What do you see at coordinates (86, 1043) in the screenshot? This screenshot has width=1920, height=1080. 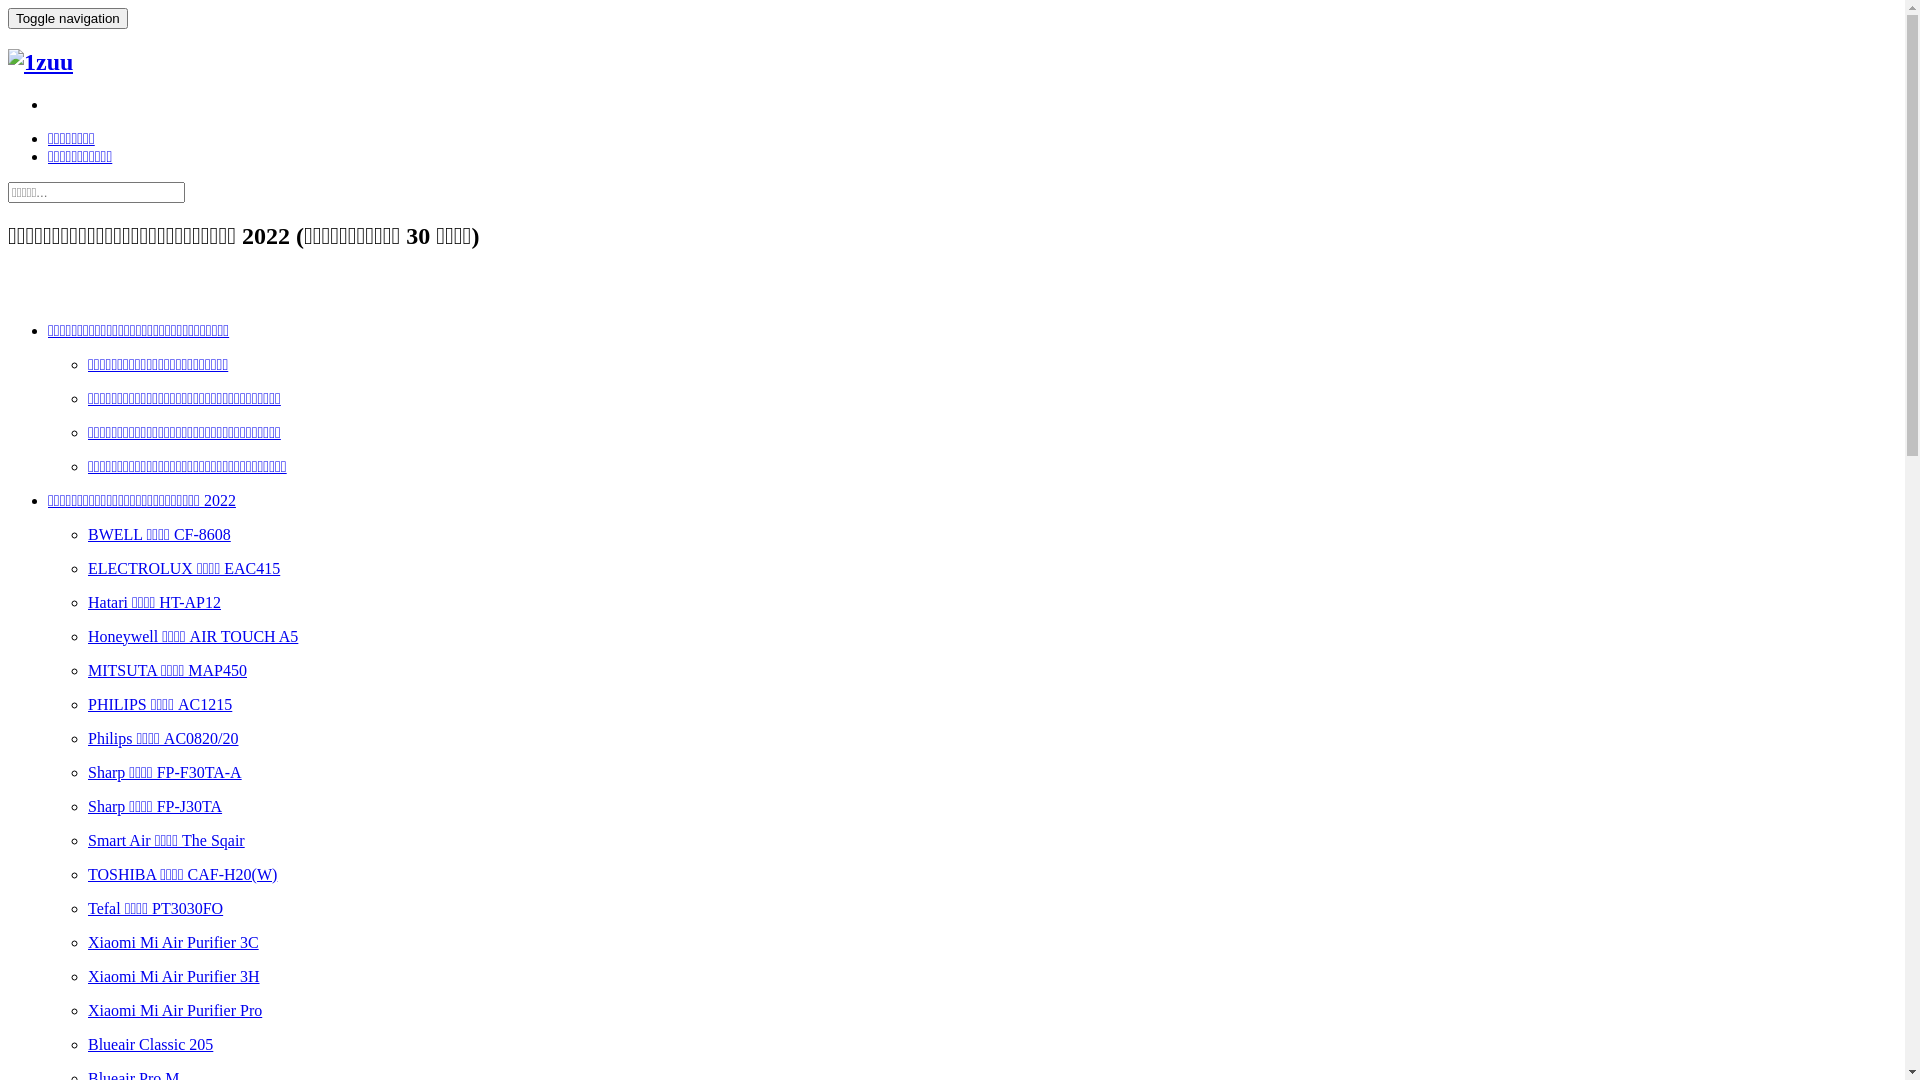 I see `'Blueair Classic 205'` at bounding box center [86, 1043].